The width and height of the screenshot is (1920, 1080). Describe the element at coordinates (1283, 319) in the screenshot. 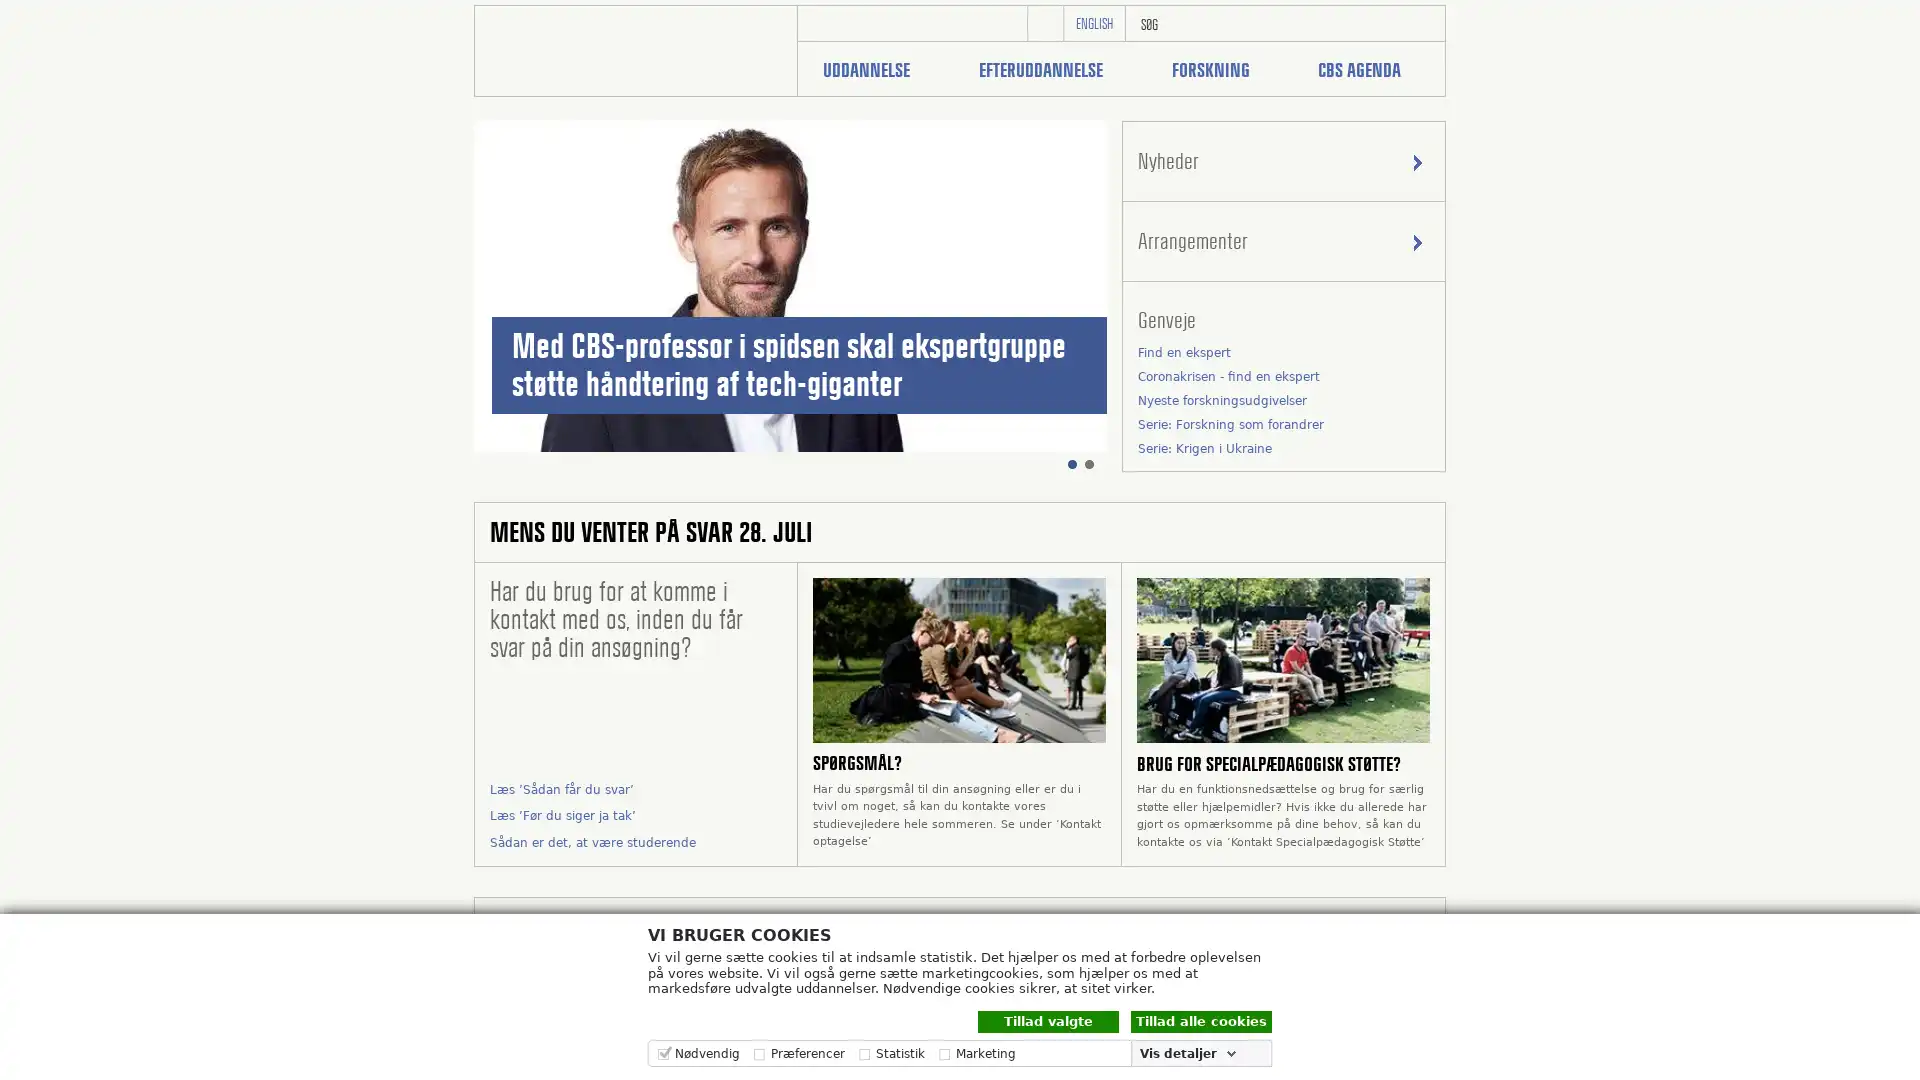

I see `Genveje` at that location.